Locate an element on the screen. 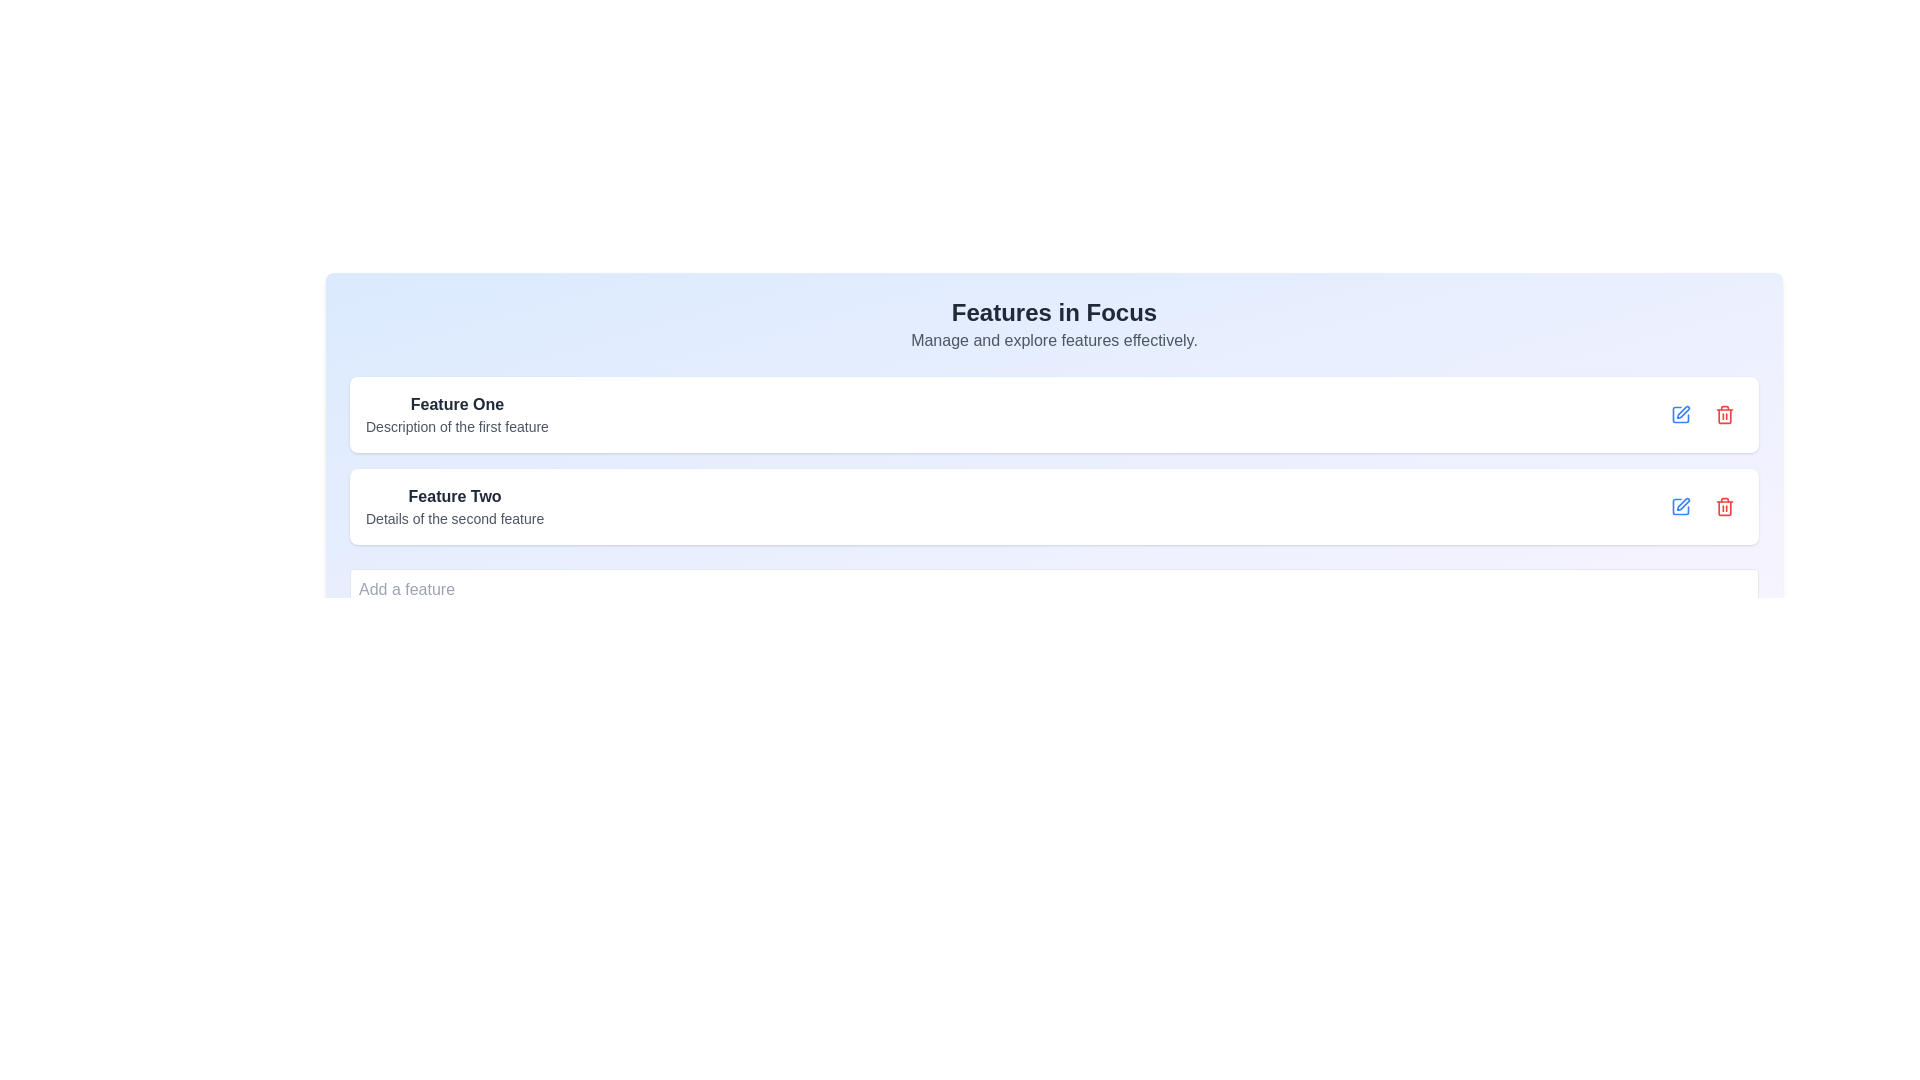 The width and height of the screenshot is (1920, 1080). the text label displaying 'Feature Two', which is bold and aligned left, positioned above the text 'Details of the second feature' is located at coordinates (454, 496).